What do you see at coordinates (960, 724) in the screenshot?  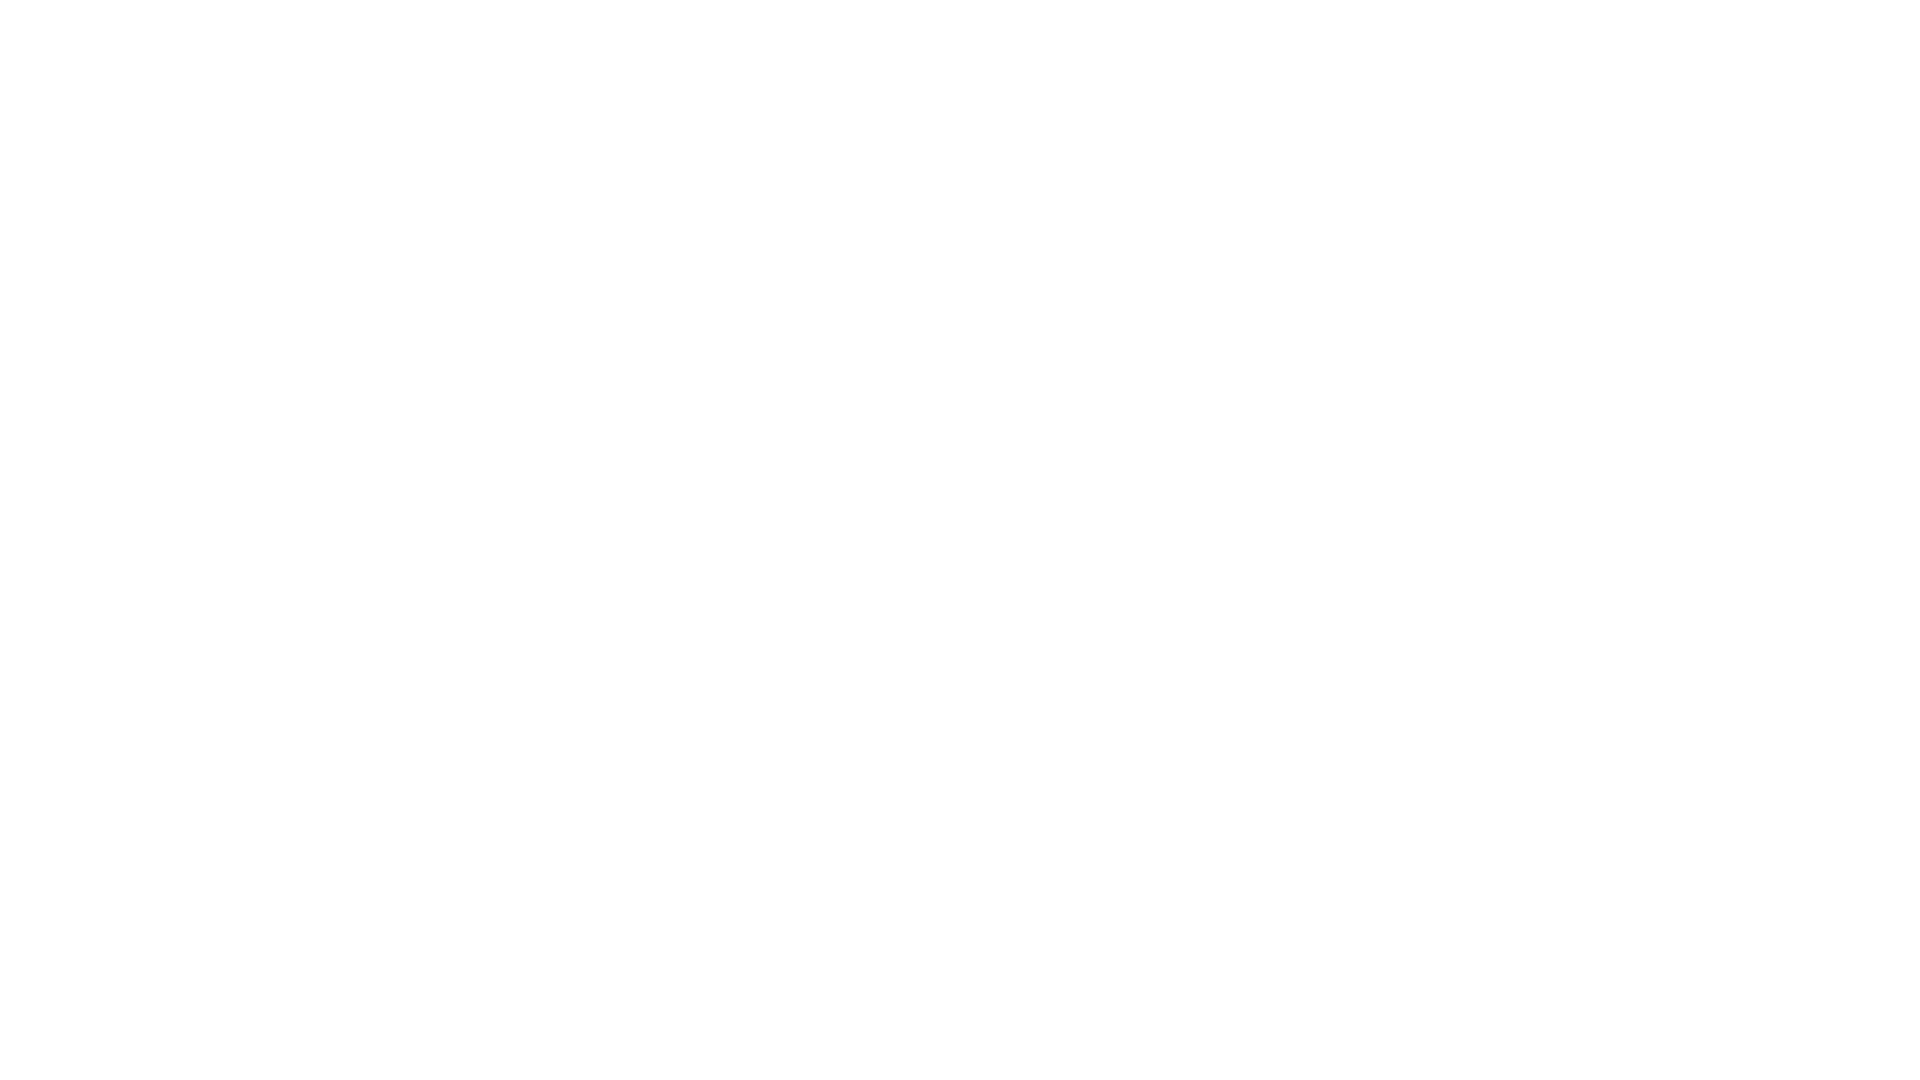 I see `Contact Us` at bounding box center [960, 724].